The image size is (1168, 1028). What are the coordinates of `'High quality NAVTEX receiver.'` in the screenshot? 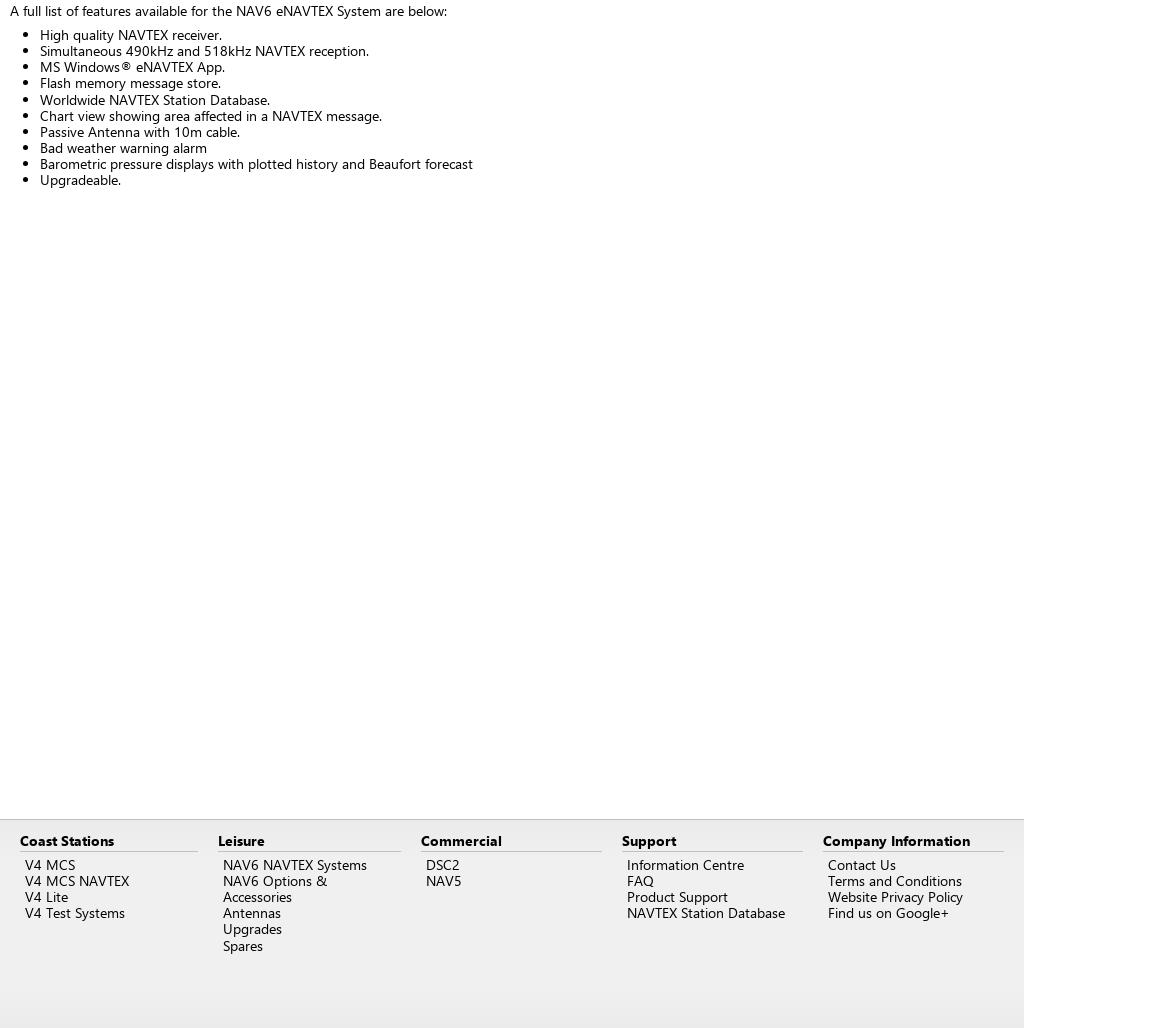 It's located at (130, 34).